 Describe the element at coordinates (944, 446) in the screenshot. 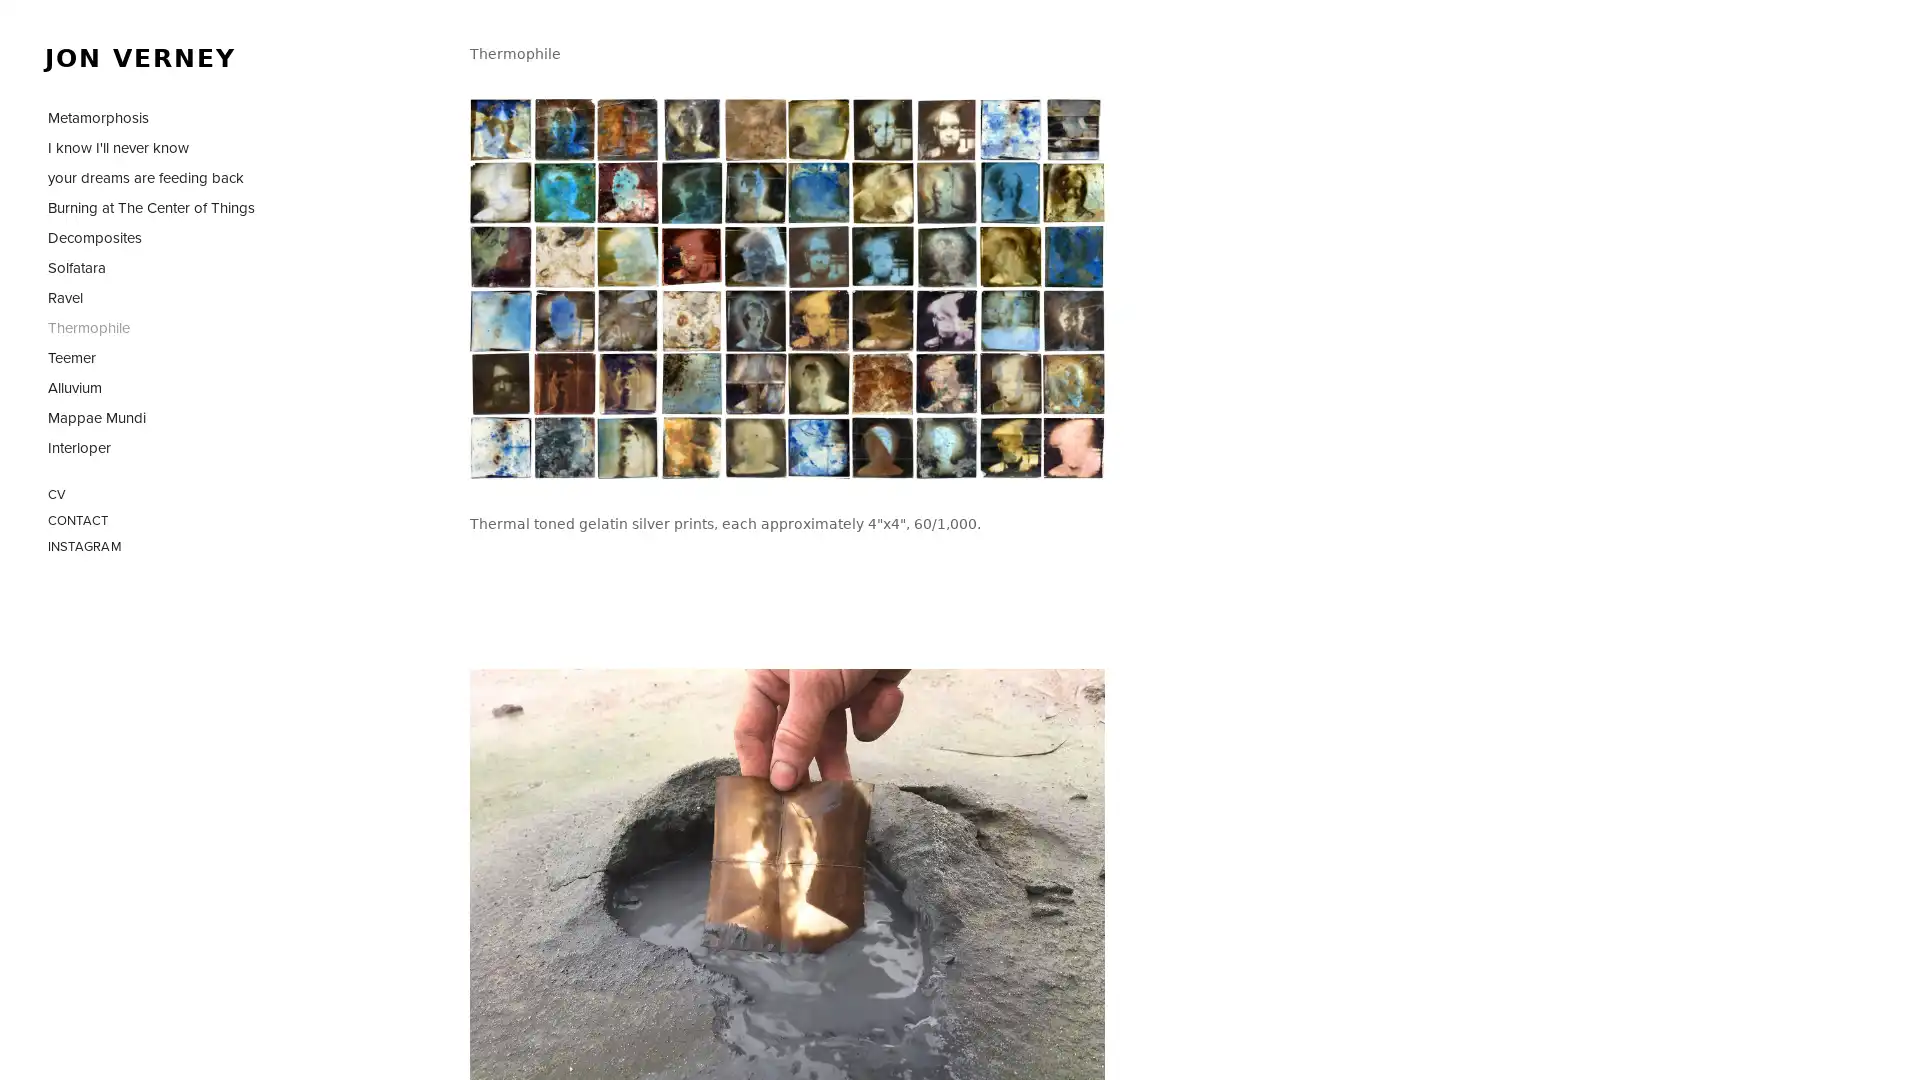

I see `View fullsize jon_verney_thermophile_63.jpg` at that location.